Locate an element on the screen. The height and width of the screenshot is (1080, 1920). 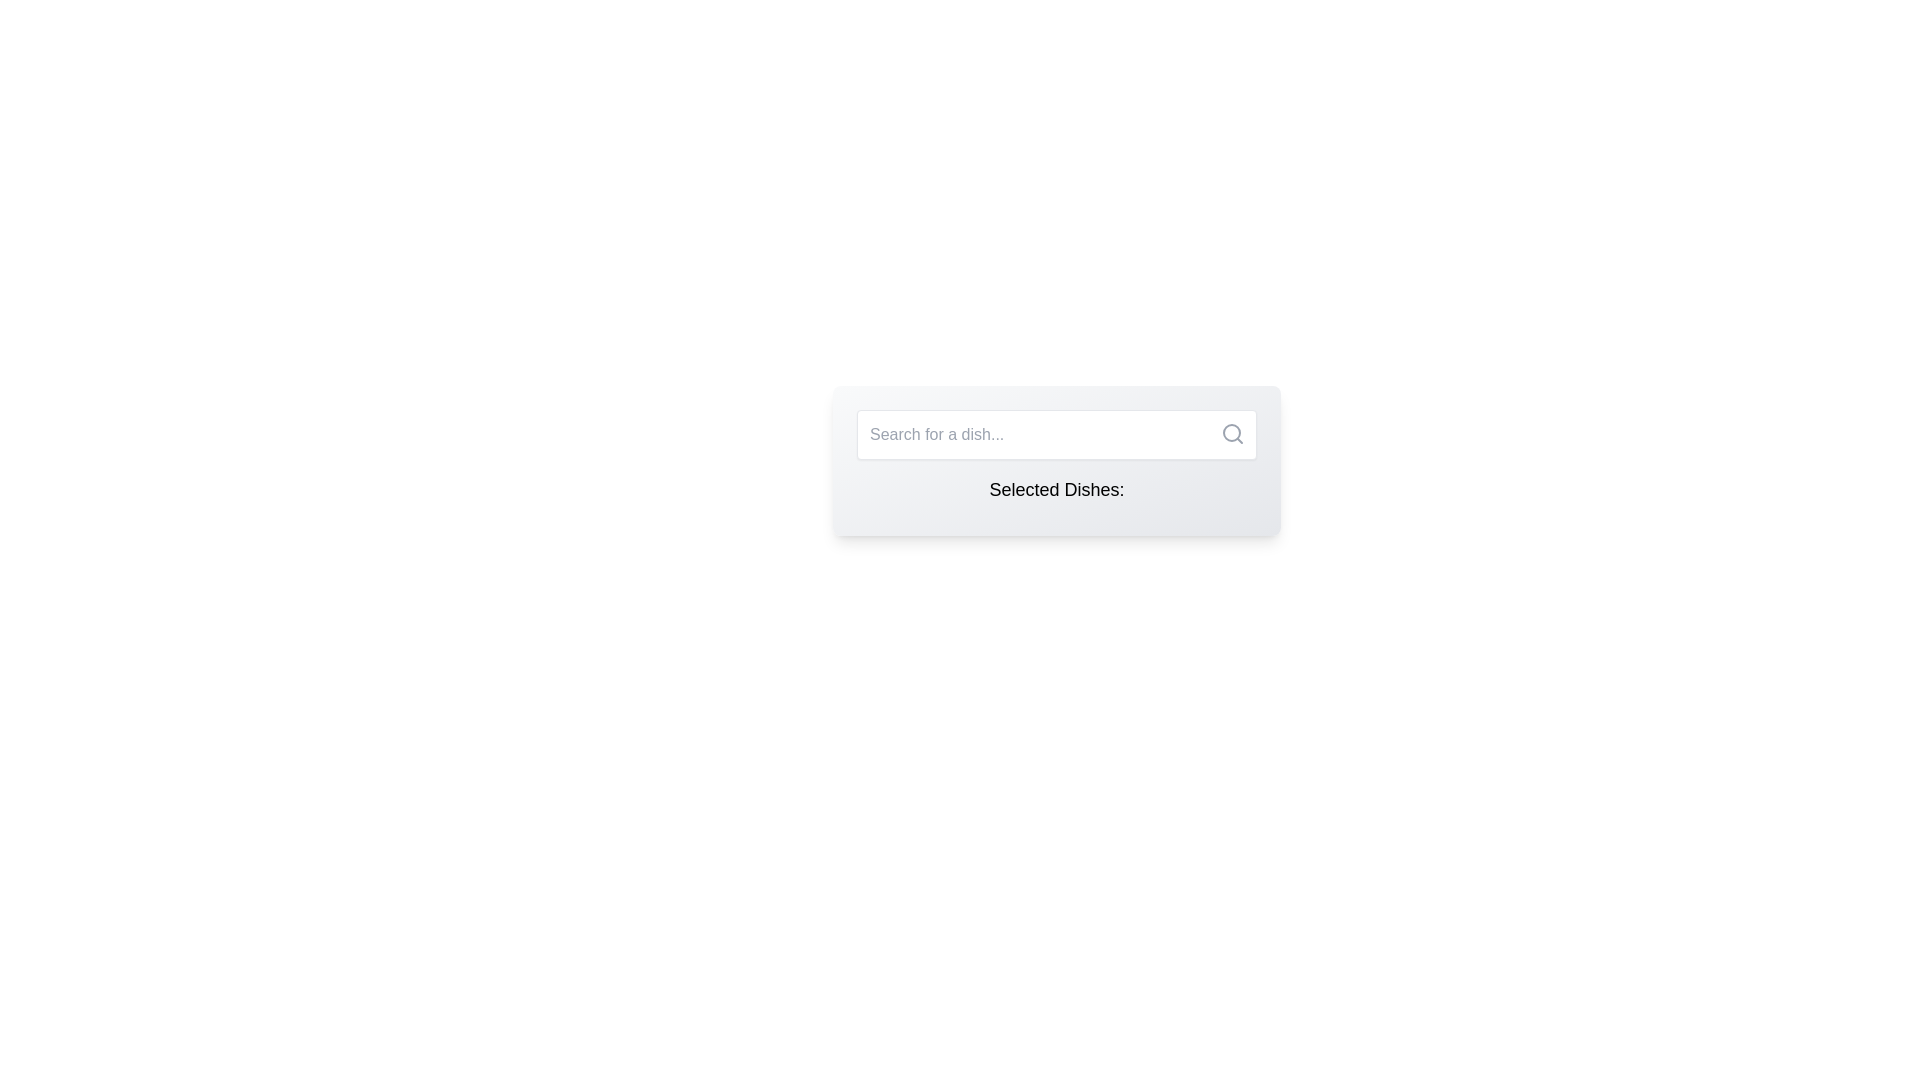
the section label, which serves as a heading for a list of selected dishes, positioned below the search bar is located at coordinates (1055, 489).